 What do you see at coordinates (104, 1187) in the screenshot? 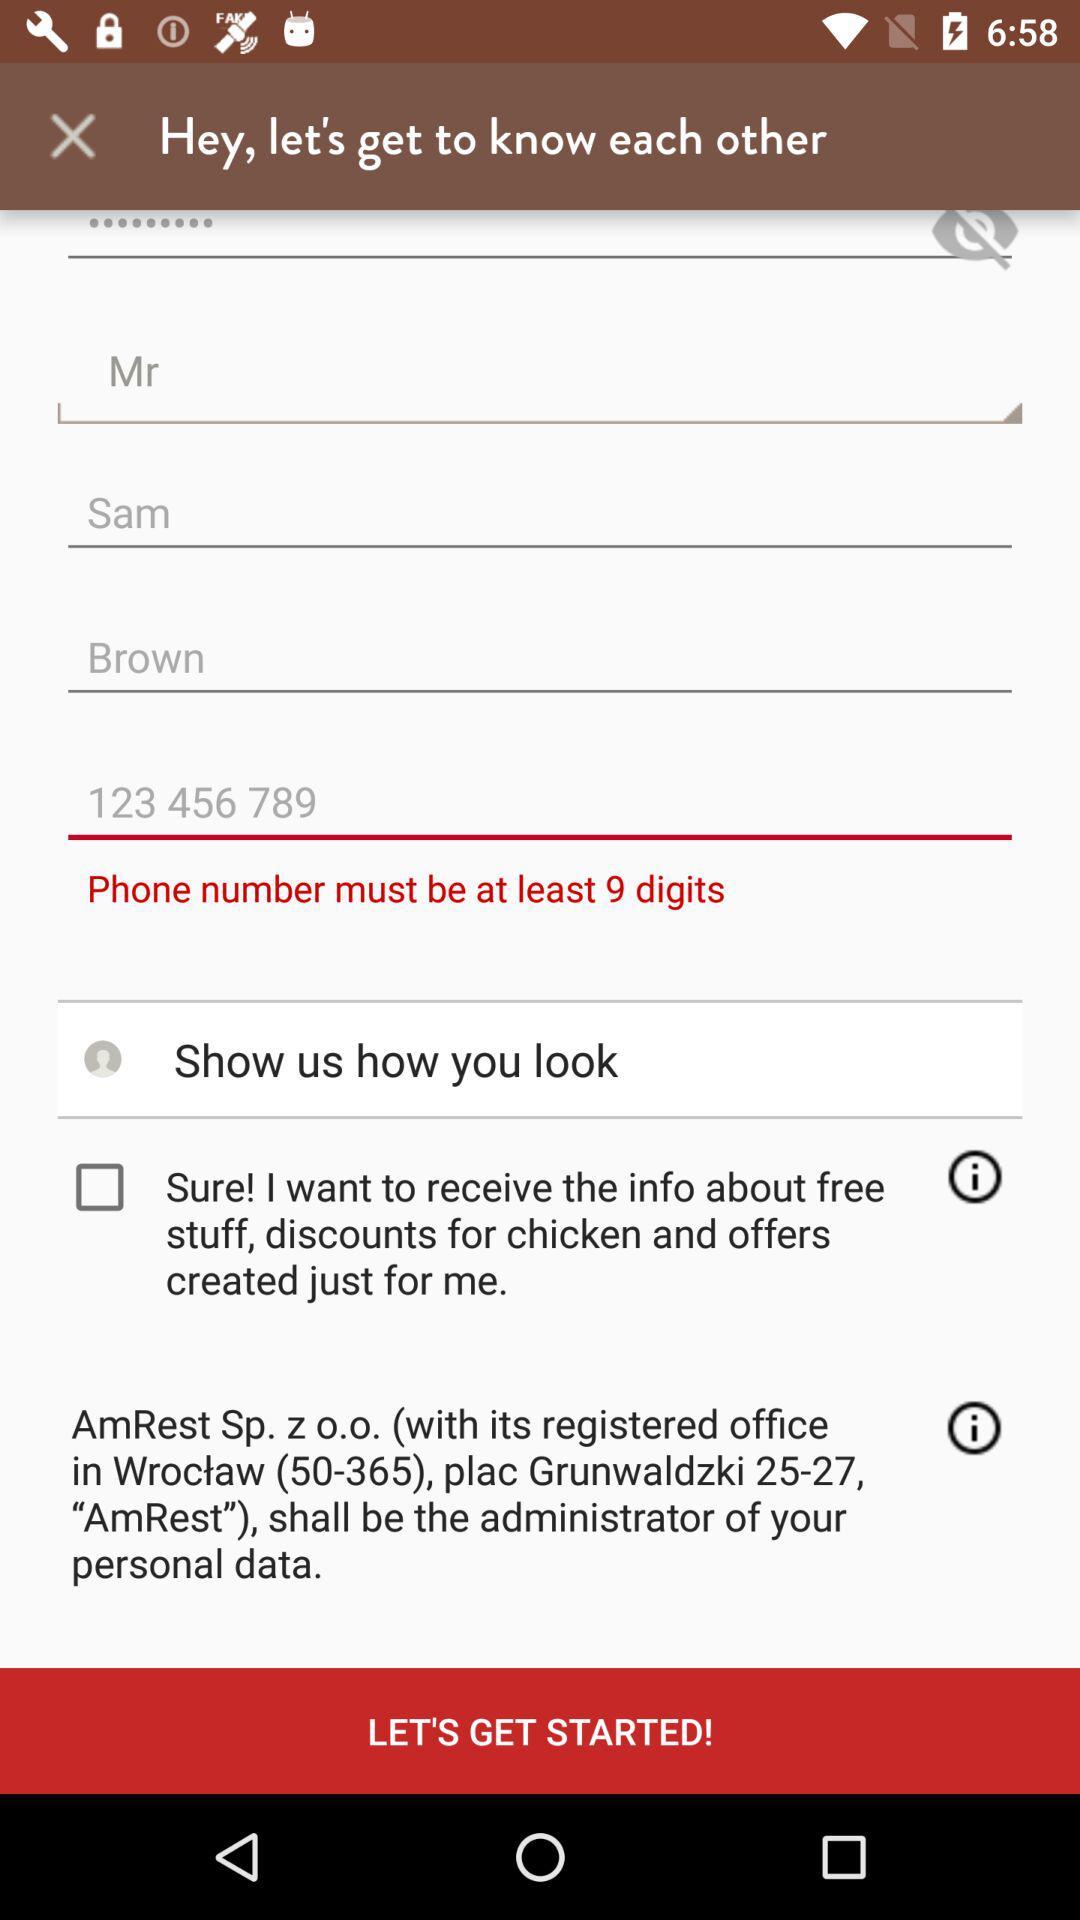
I see `check option` at bounding box center [104, 1187].